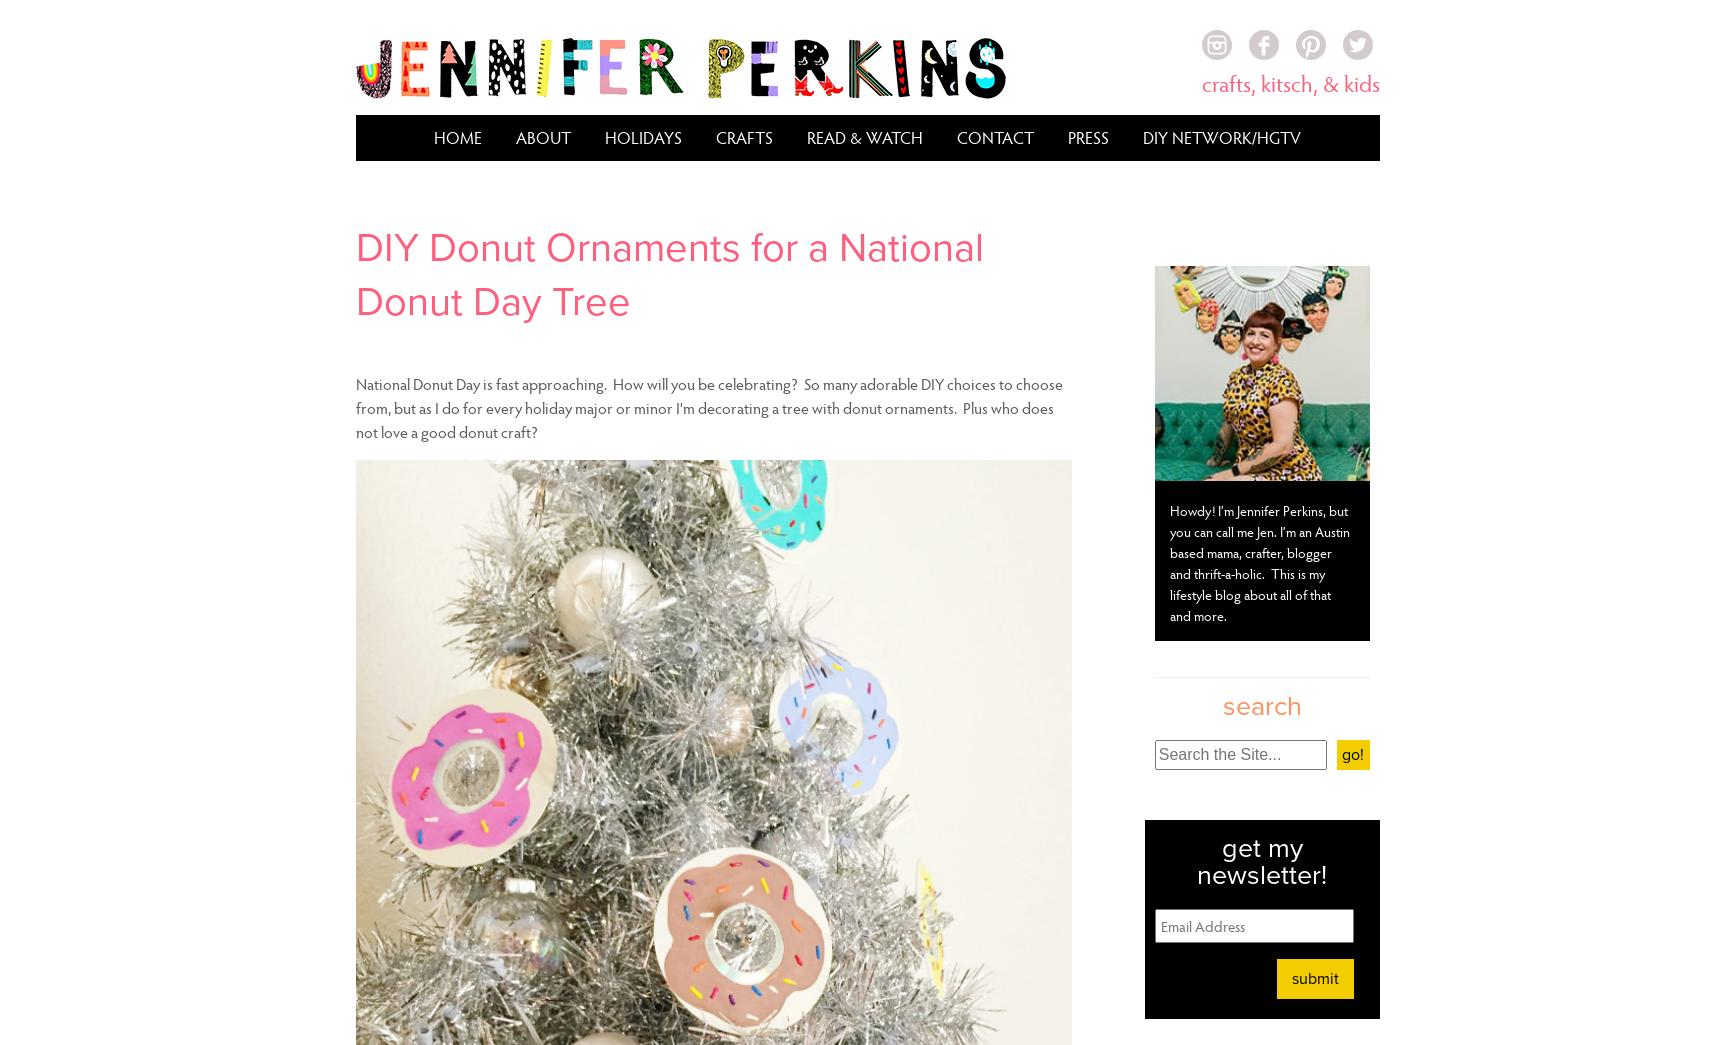 This screenshot has width=1735, height=1045. I want to click on 'Home', so click(458, 136).